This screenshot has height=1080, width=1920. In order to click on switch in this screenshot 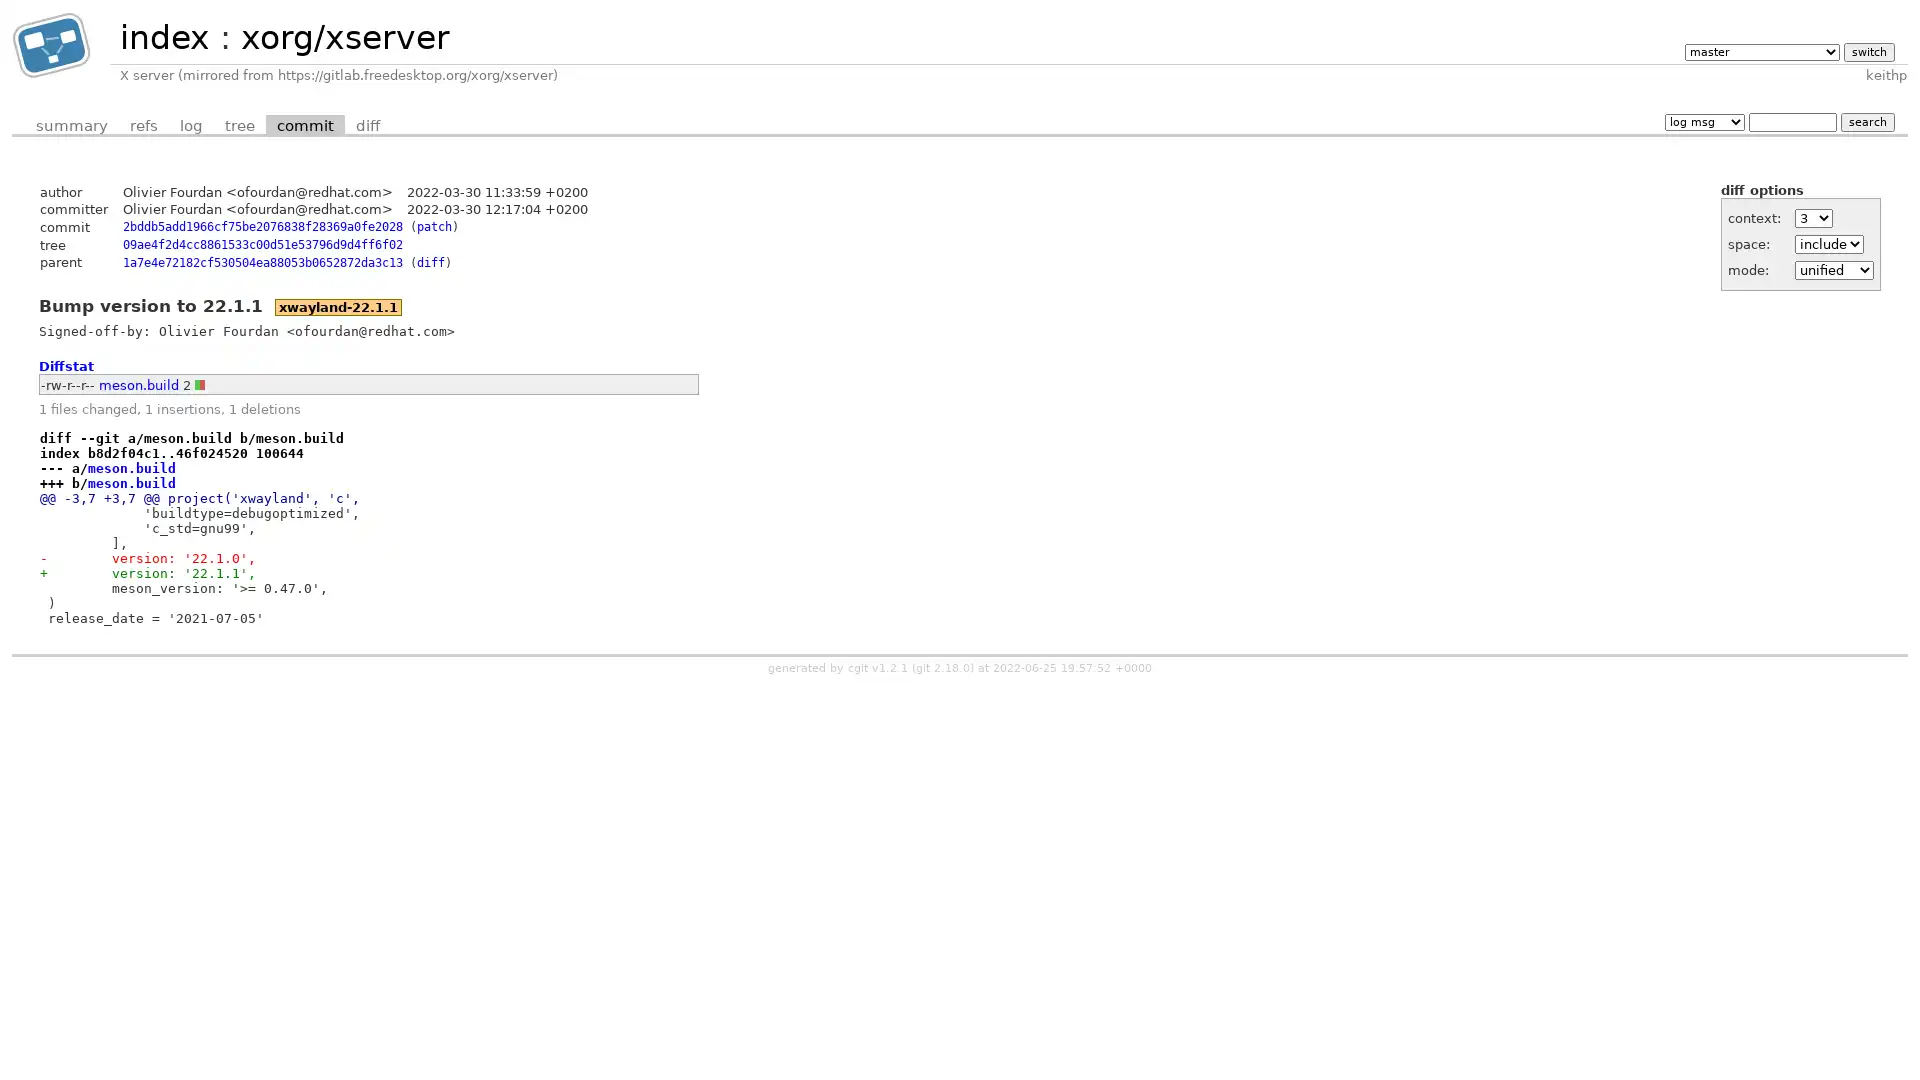, I will do `click(1867, 50)`.